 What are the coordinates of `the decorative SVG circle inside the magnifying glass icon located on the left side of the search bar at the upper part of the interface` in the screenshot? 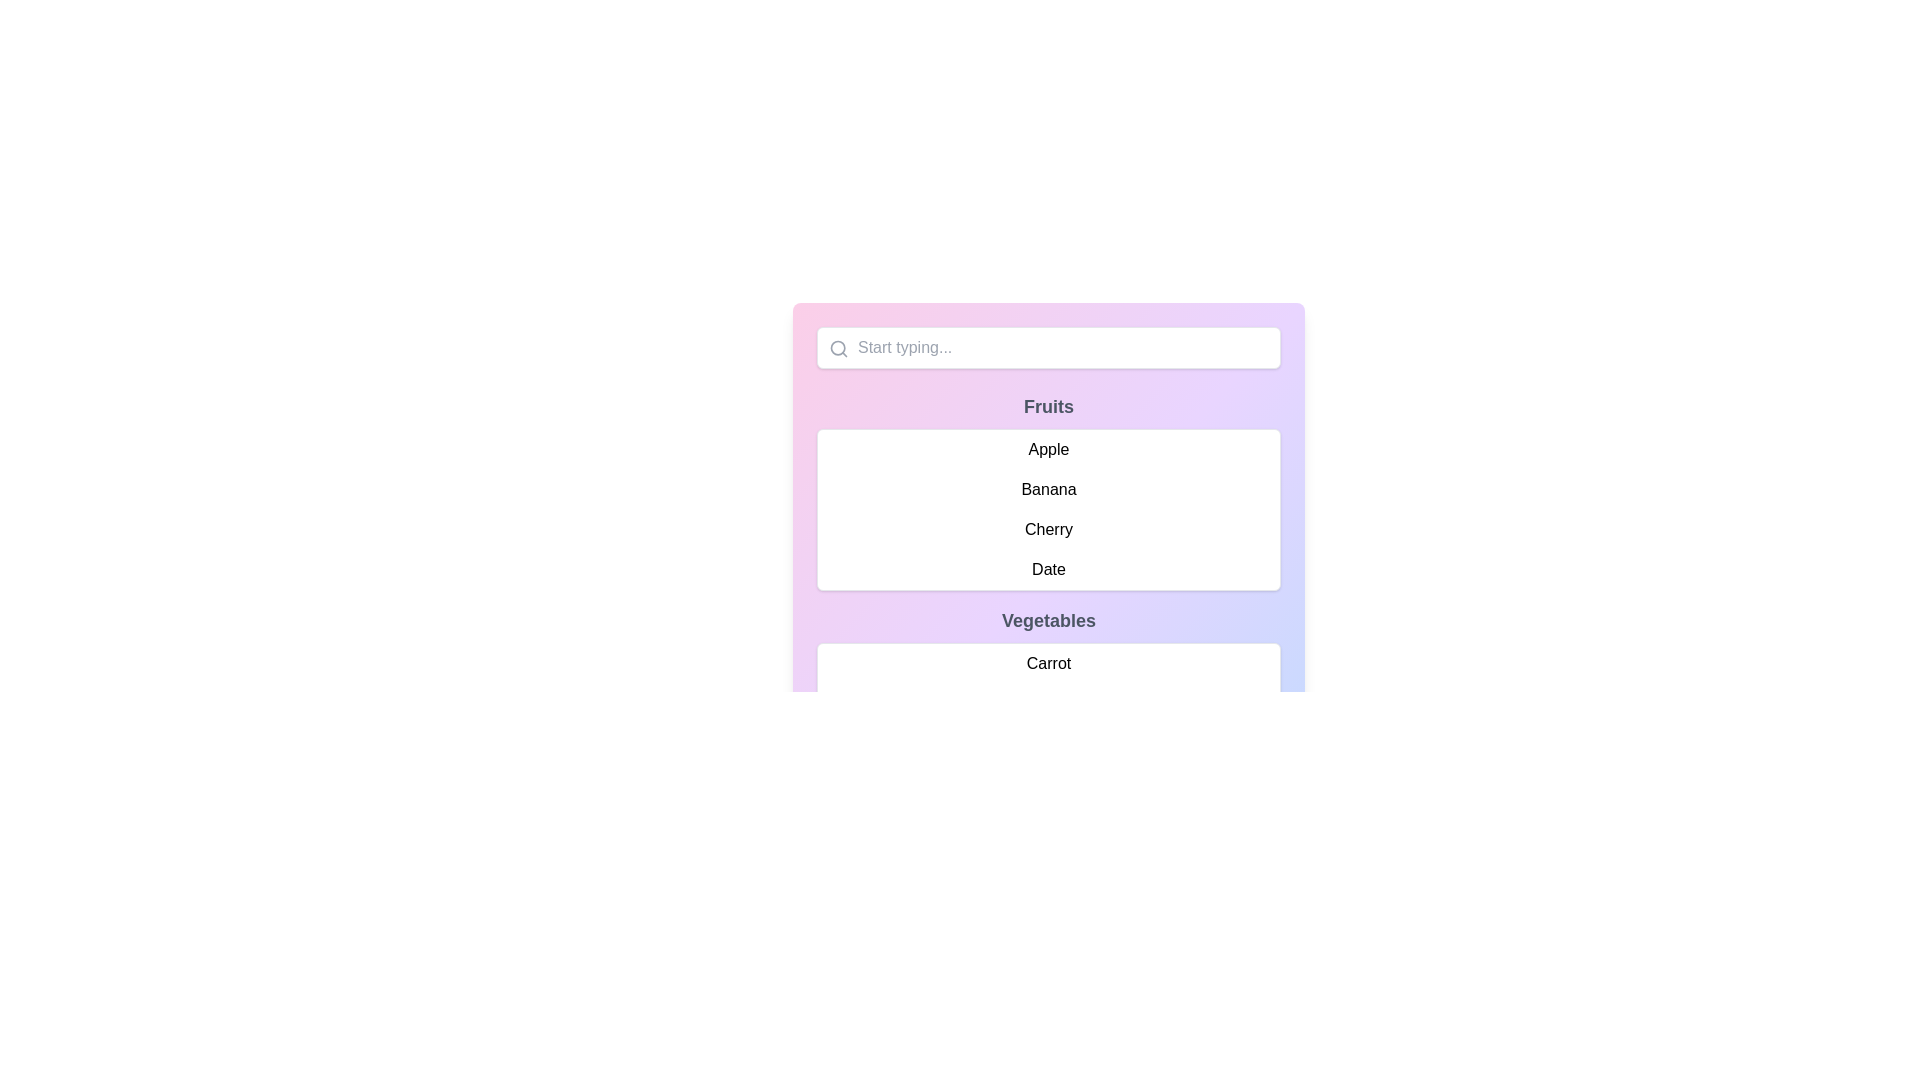 It's located at (838, 347).